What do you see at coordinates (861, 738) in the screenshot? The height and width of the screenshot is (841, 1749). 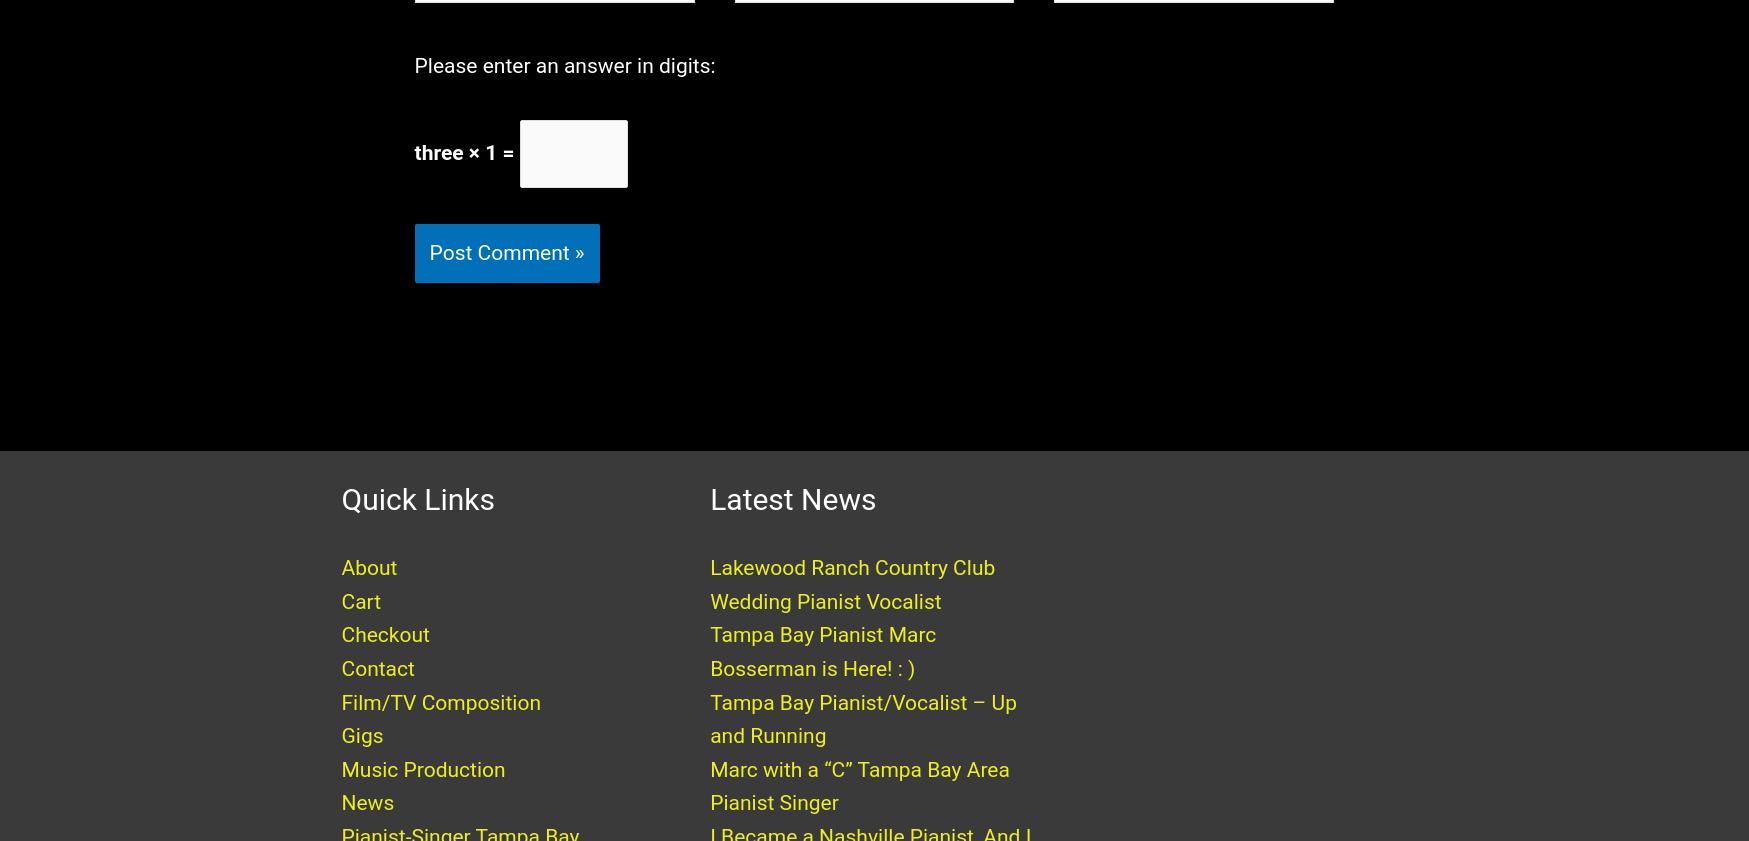 I see `'Tampa Bay Pianist/Vocalist  –  Up and Running'` at bounding box center [861, 738].